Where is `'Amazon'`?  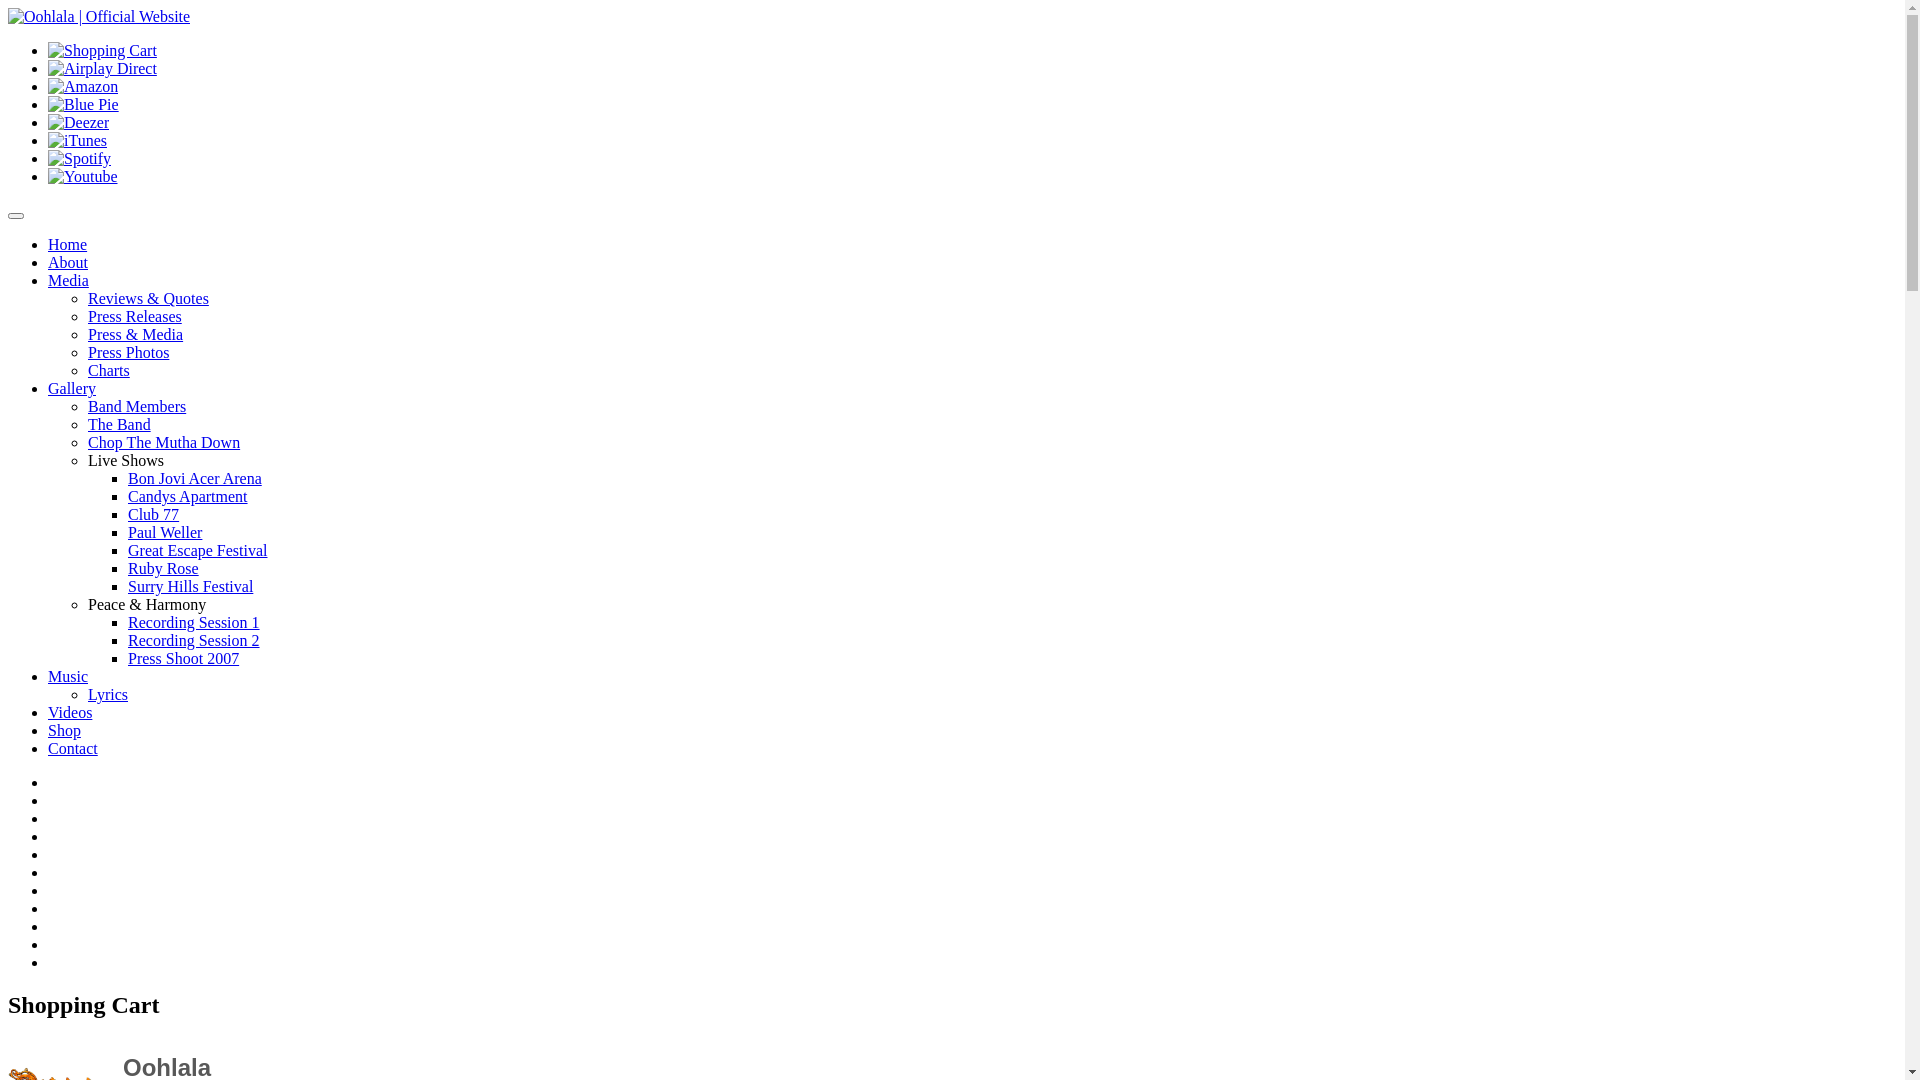
'Amazon' is located at coordinates (48, 85).